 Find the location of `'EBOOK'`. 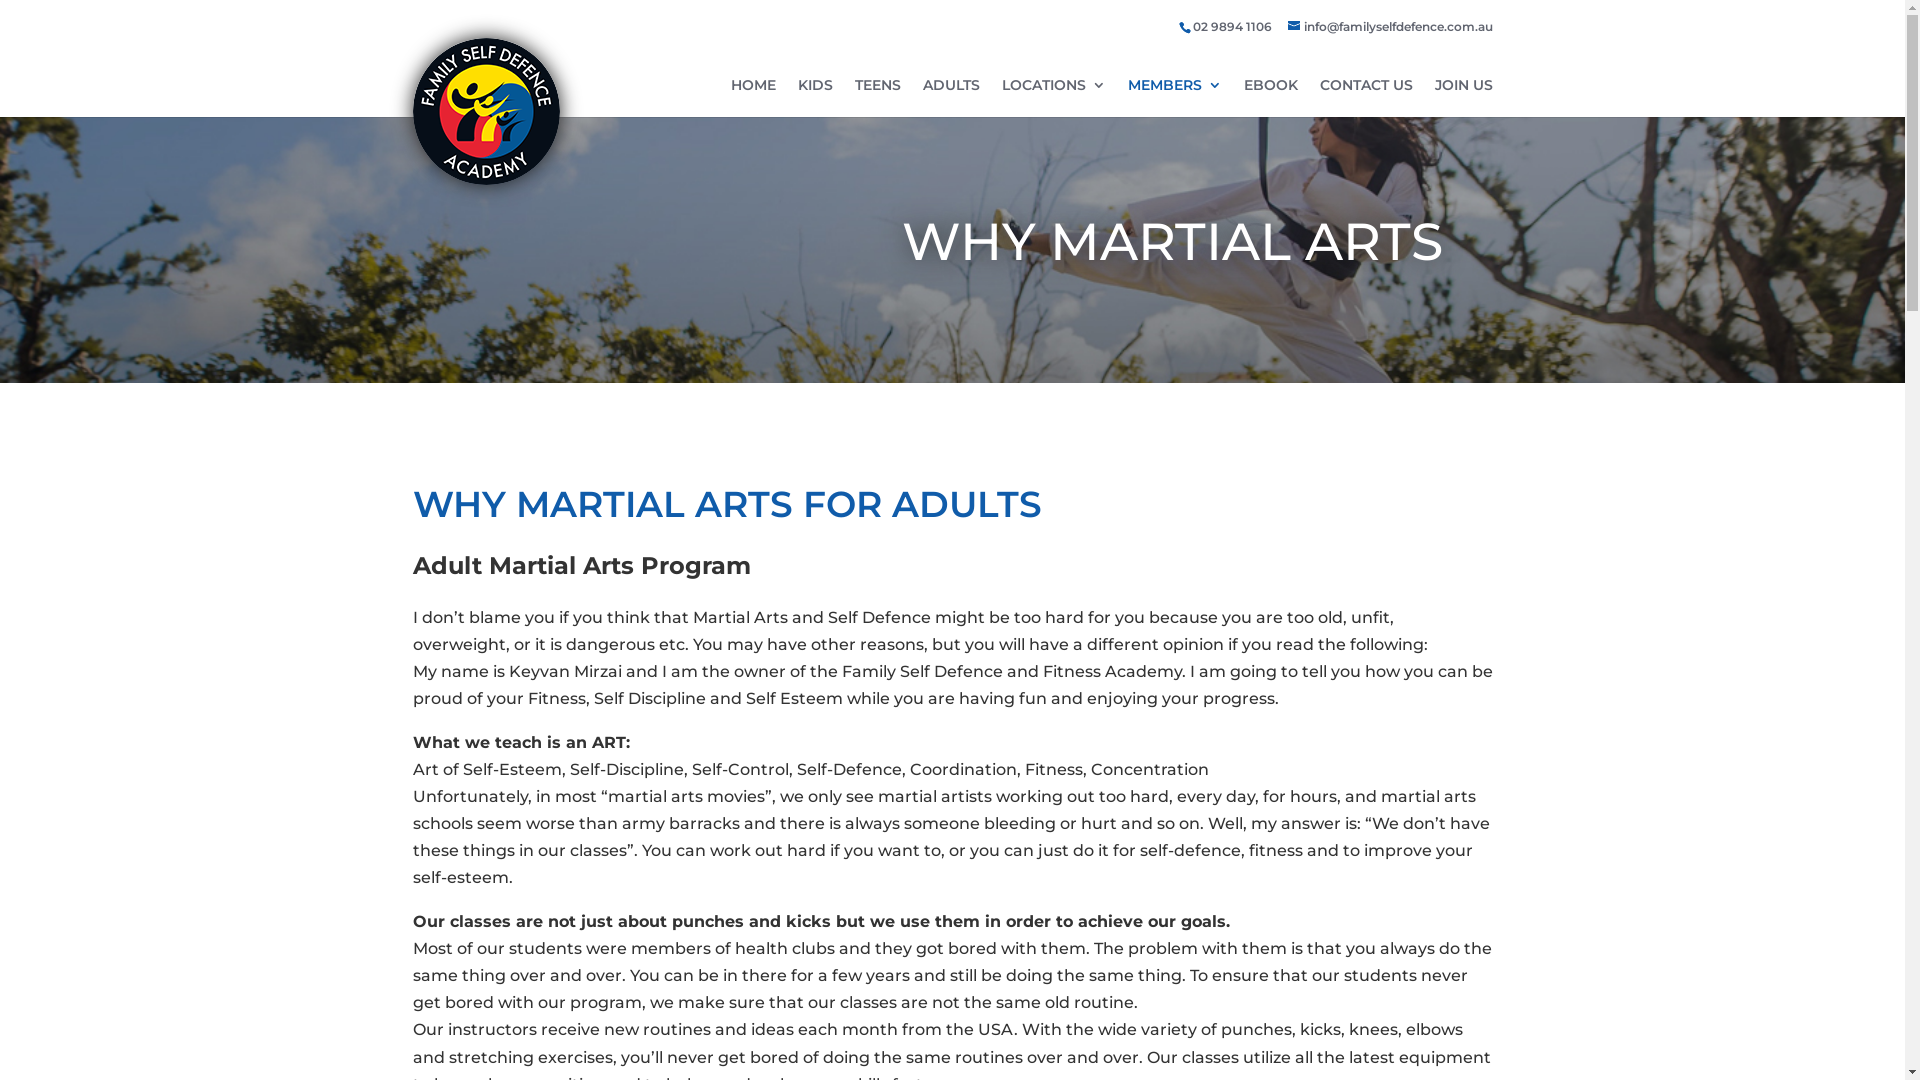

'EBOOK' is located at coordinates (1270, 97).